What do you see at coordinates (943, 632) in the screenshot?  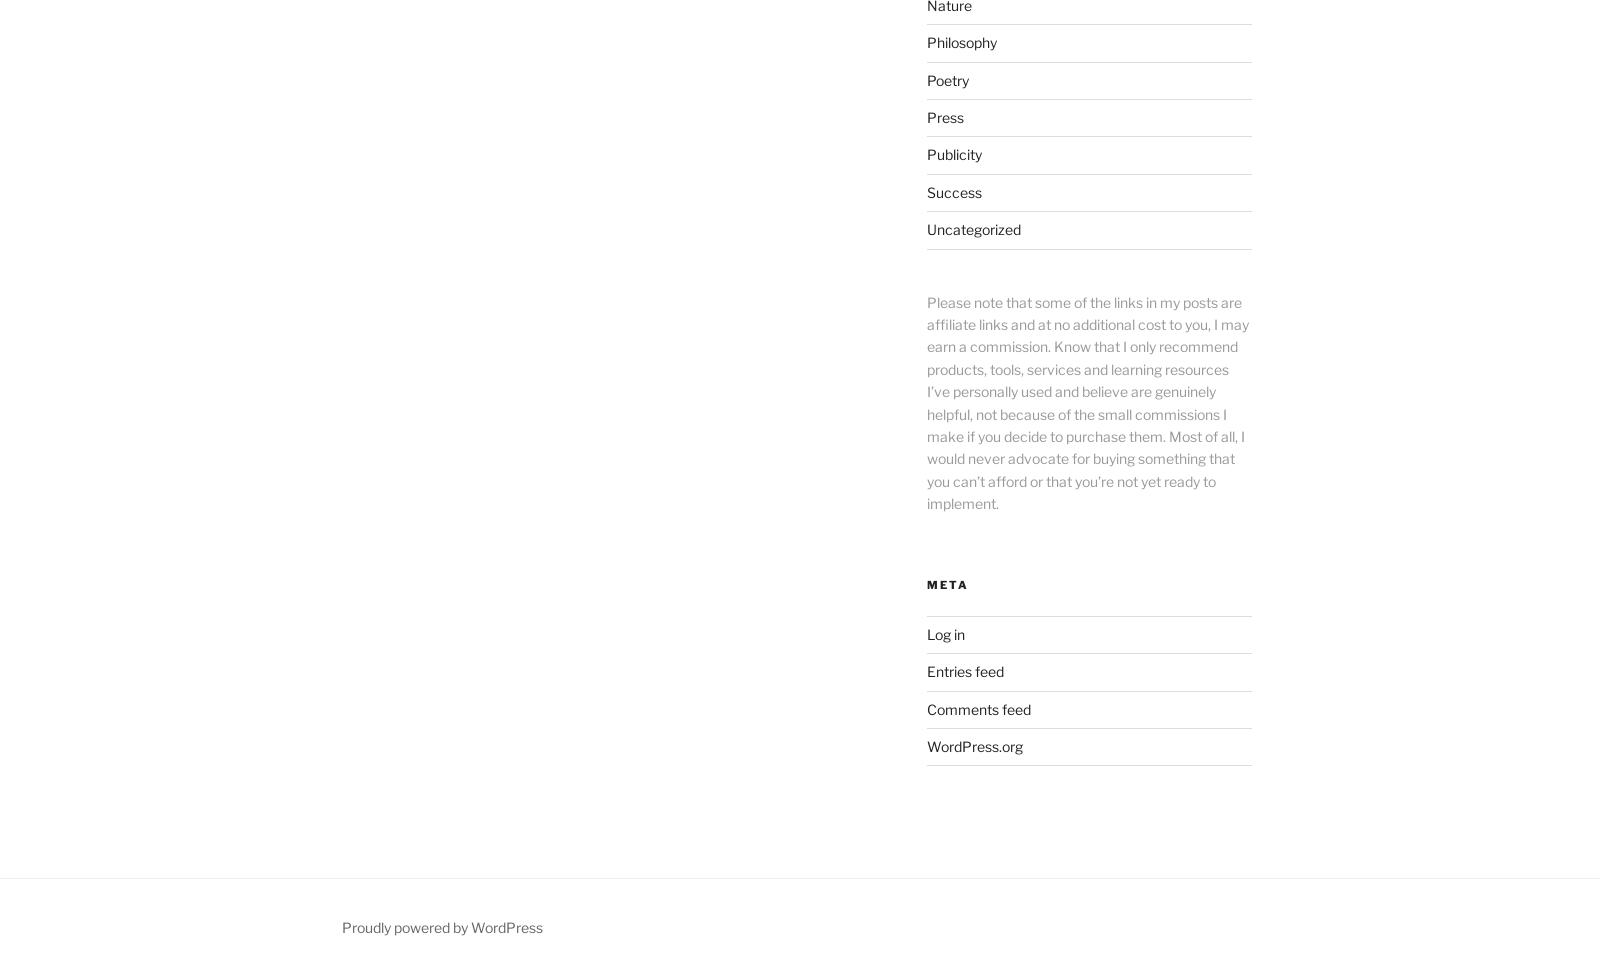 I see `'Log in'` at bounding box center [943, 632].